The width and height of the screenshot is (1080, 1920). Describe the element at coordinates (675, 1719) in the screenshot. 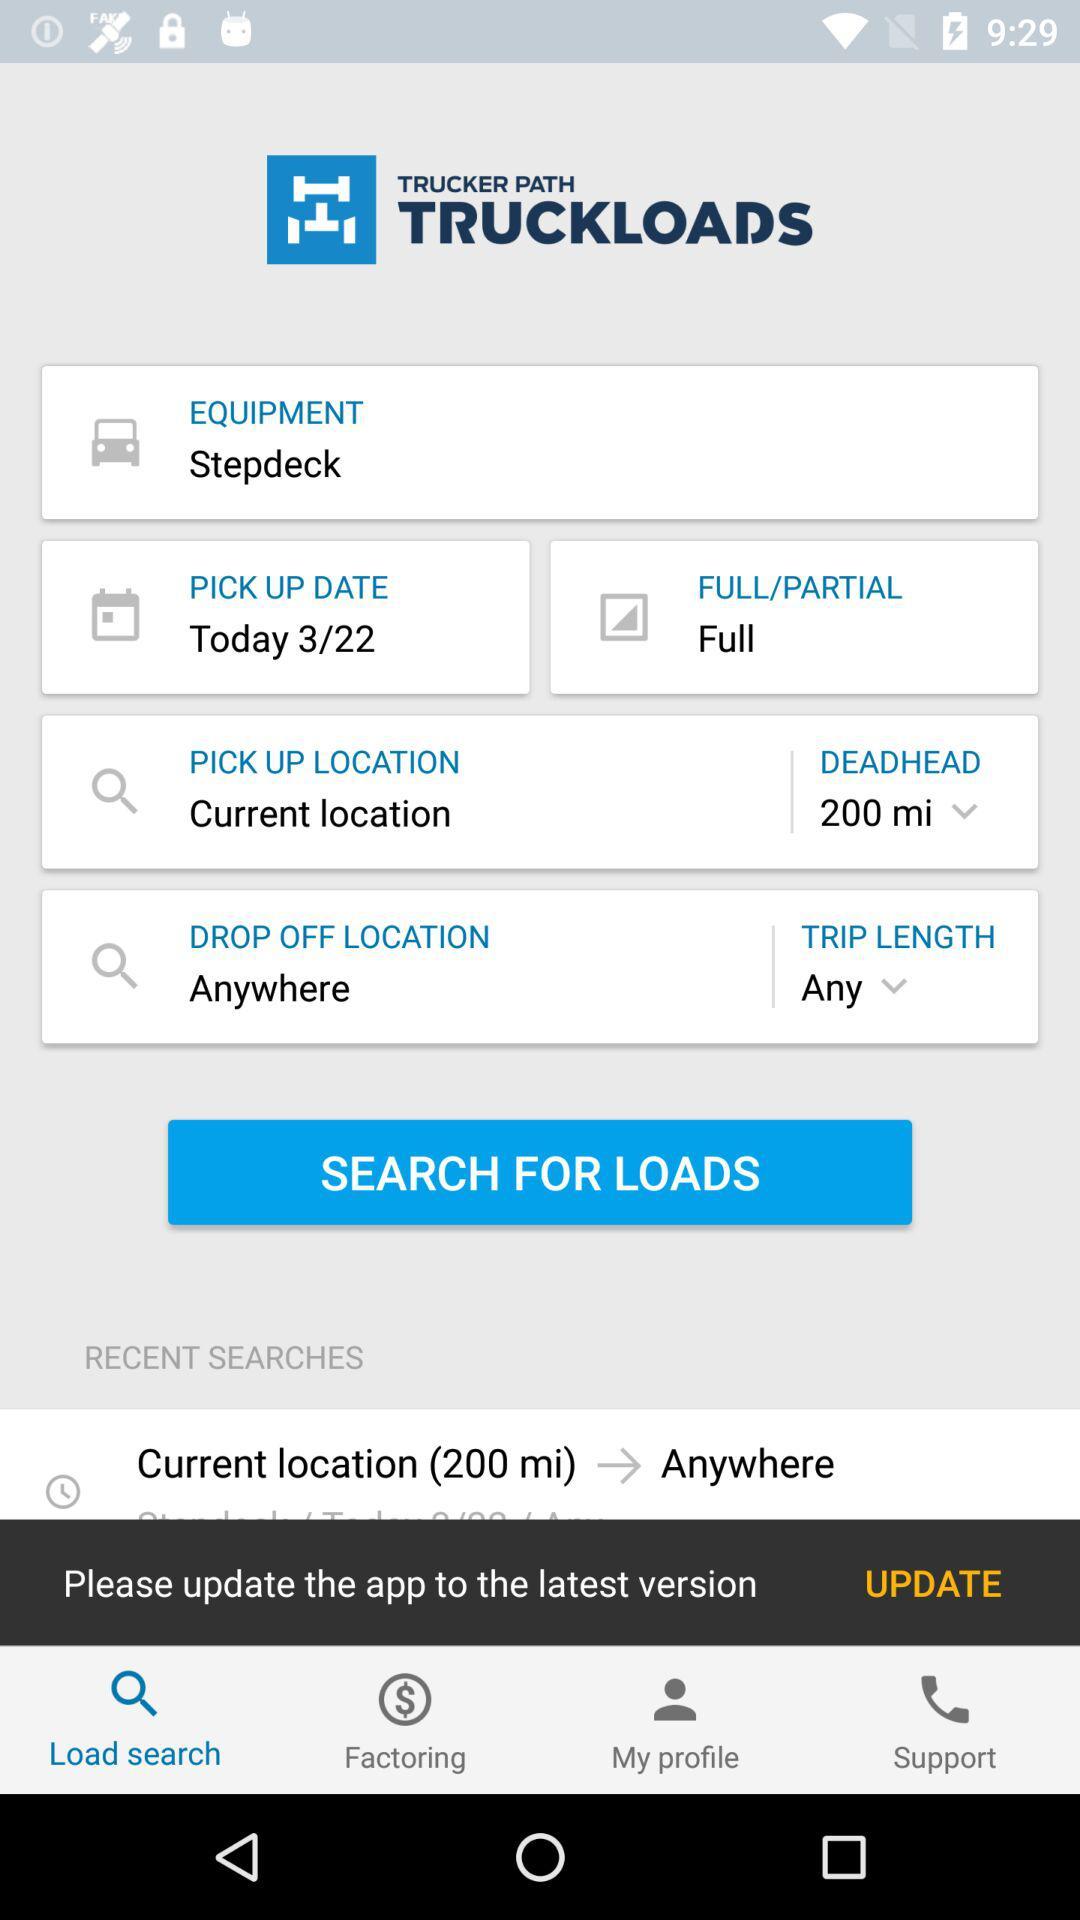

I see `the item next to the support` at that location.